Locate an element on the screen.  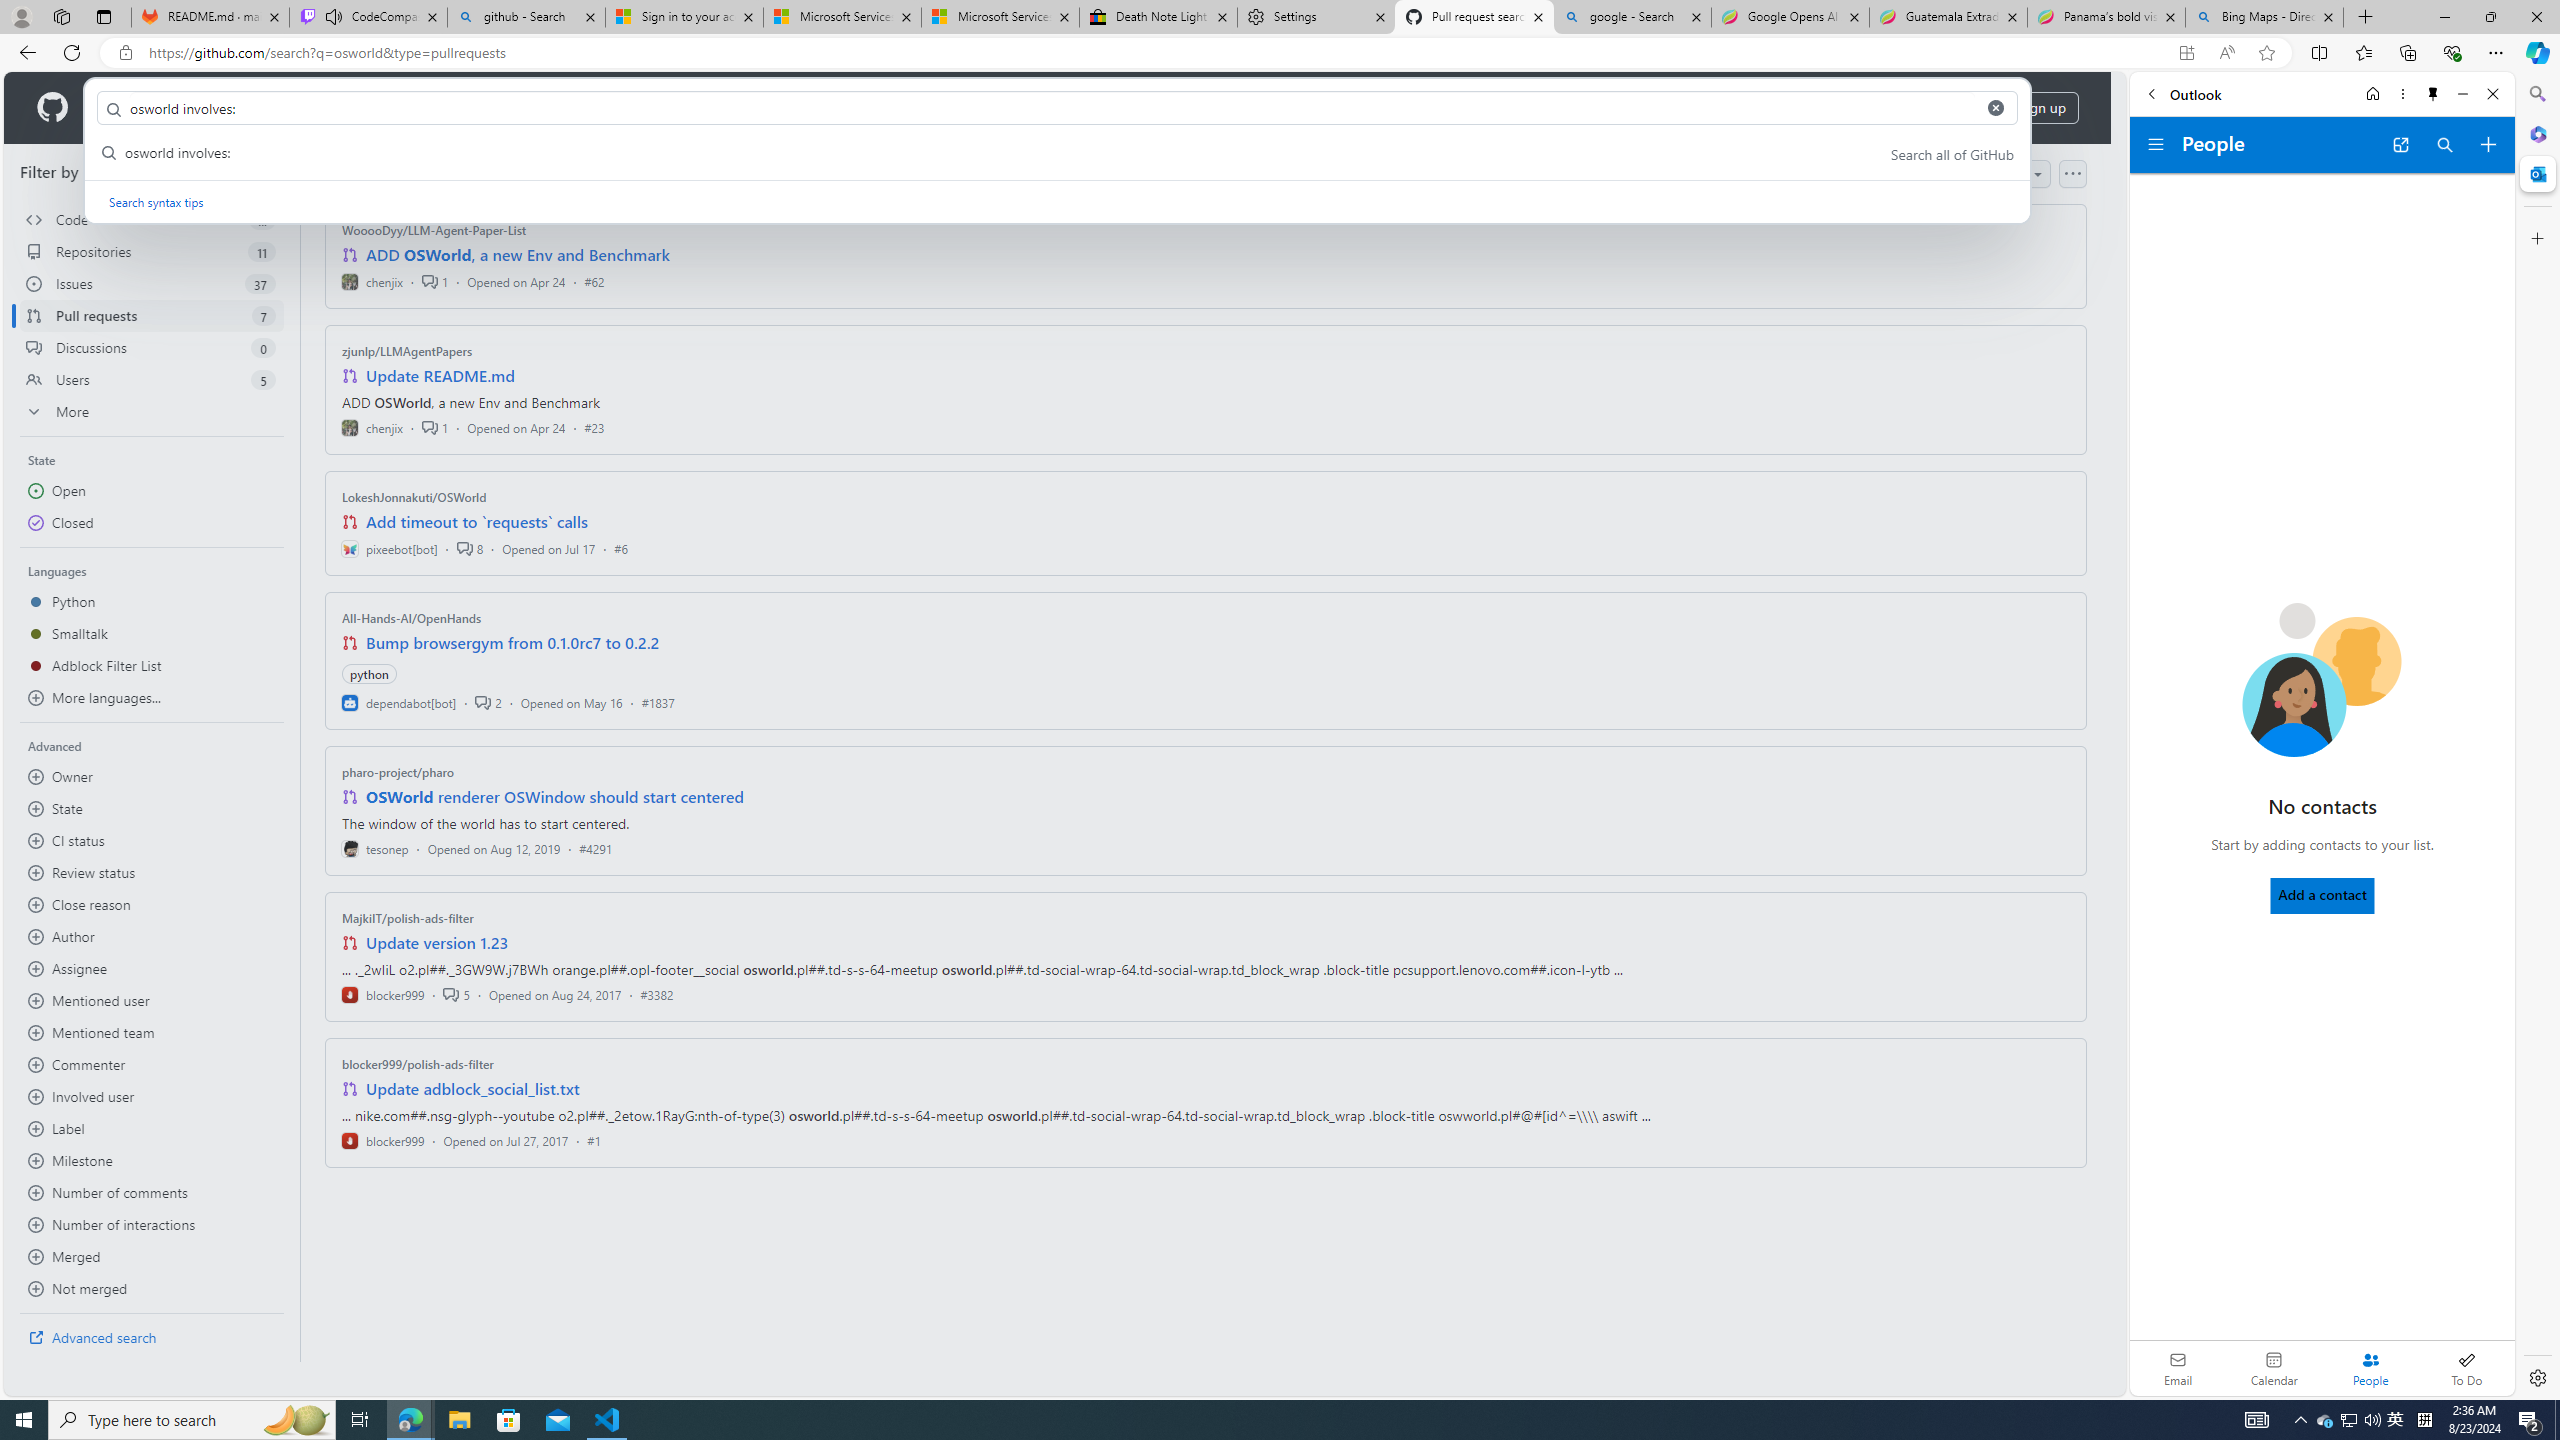
'2' is located at coordinates (488, 701).